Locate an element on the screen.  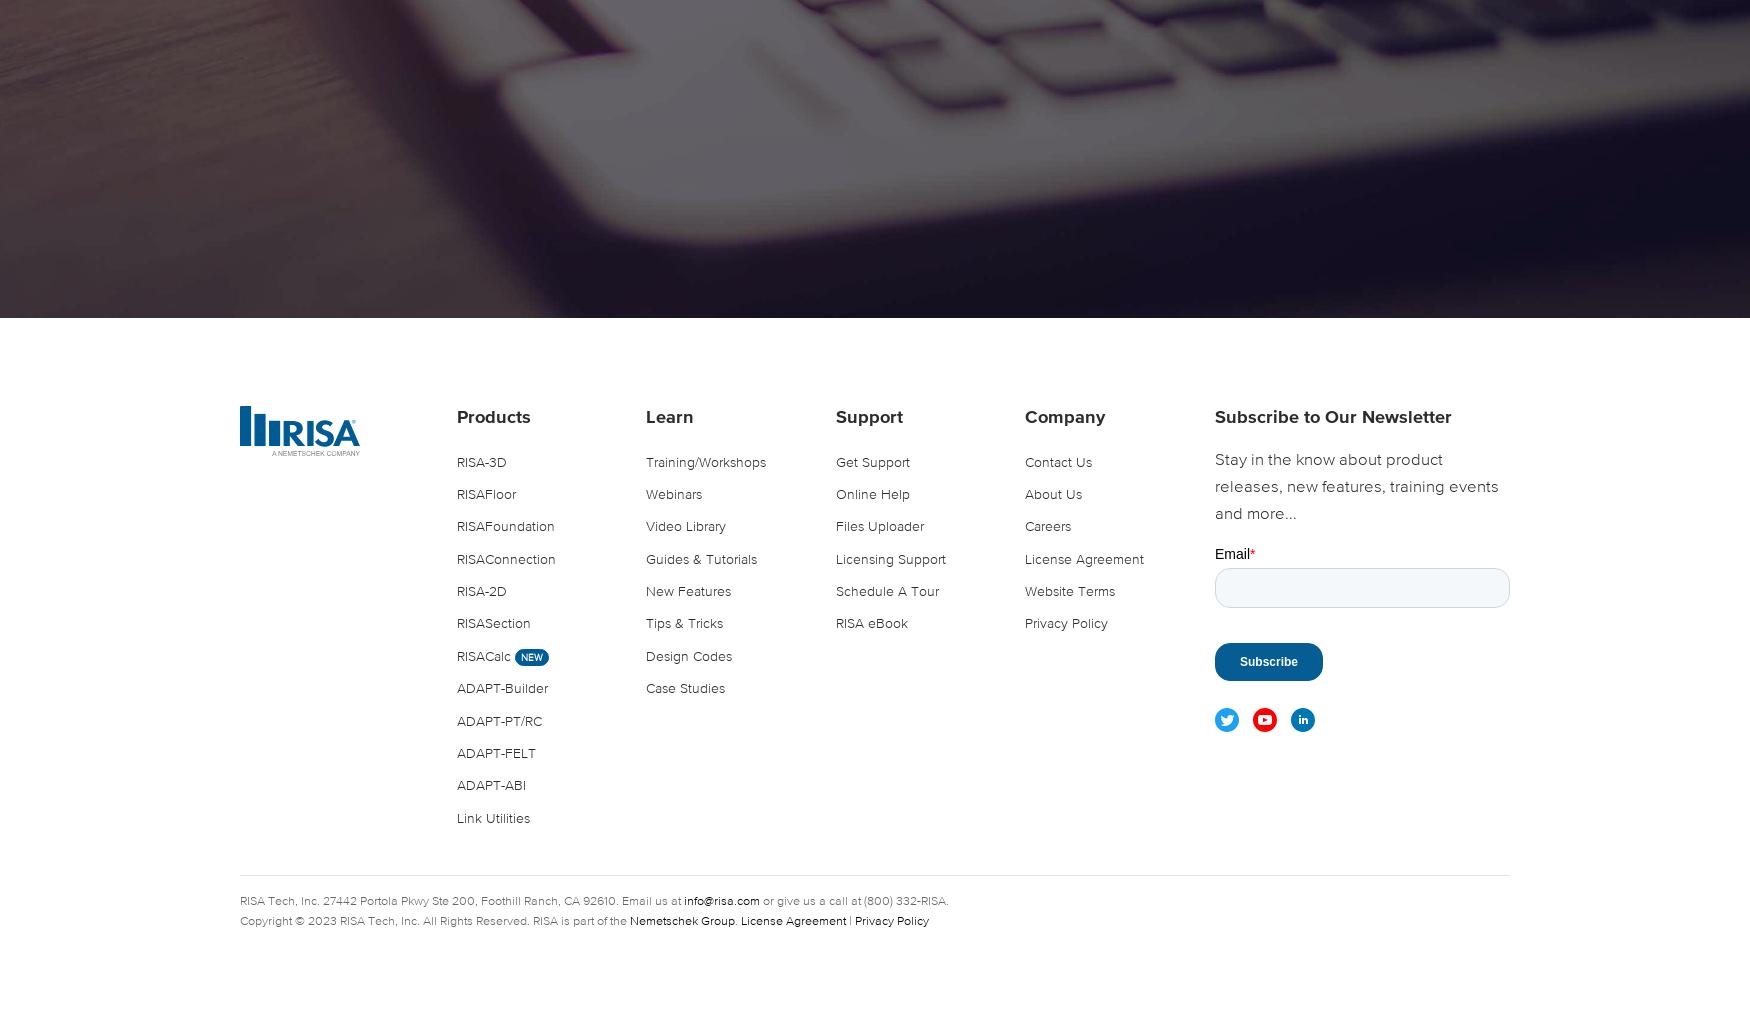
'Get Support' is located at coordinates (872, 462).